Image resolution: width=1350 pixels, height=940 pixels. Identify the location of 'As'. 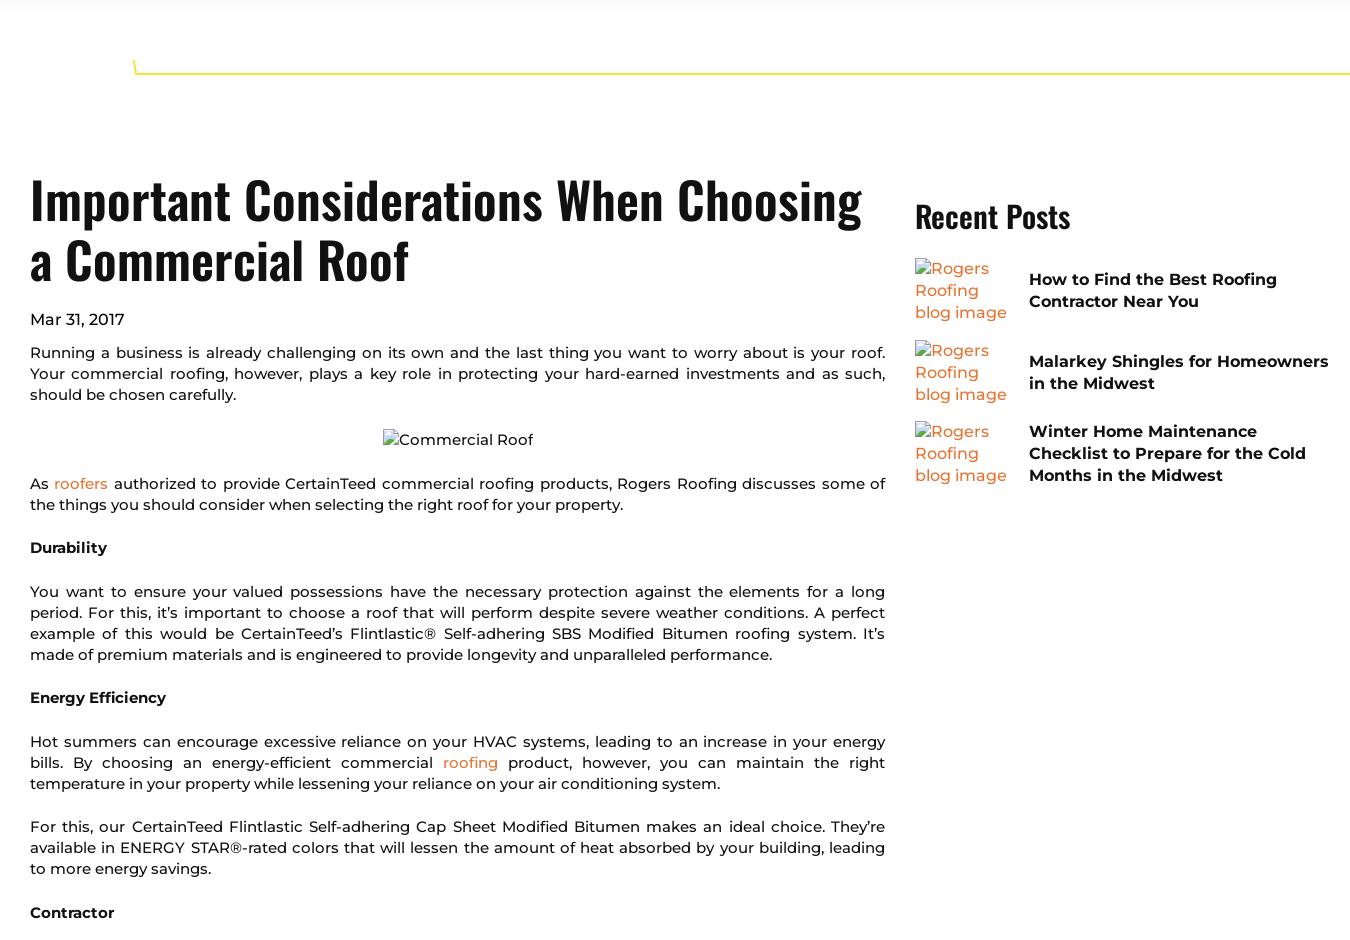
(40, 482).